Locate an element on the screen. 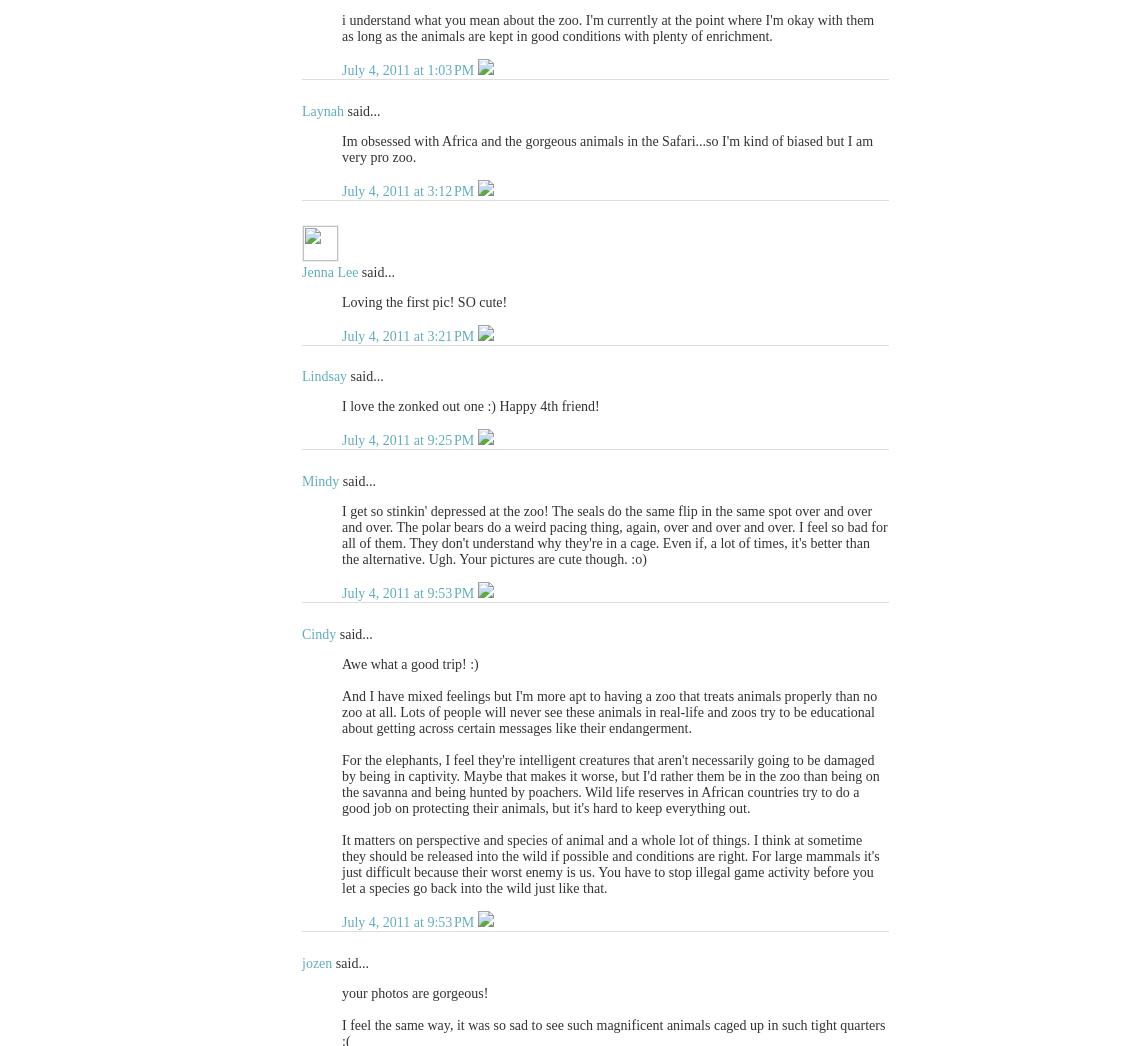 Image resolution: width=1133 pixels, height=1046 pixels. 'July 4, 2011 at 9:25 PM' is located at coordinates (409, 439).